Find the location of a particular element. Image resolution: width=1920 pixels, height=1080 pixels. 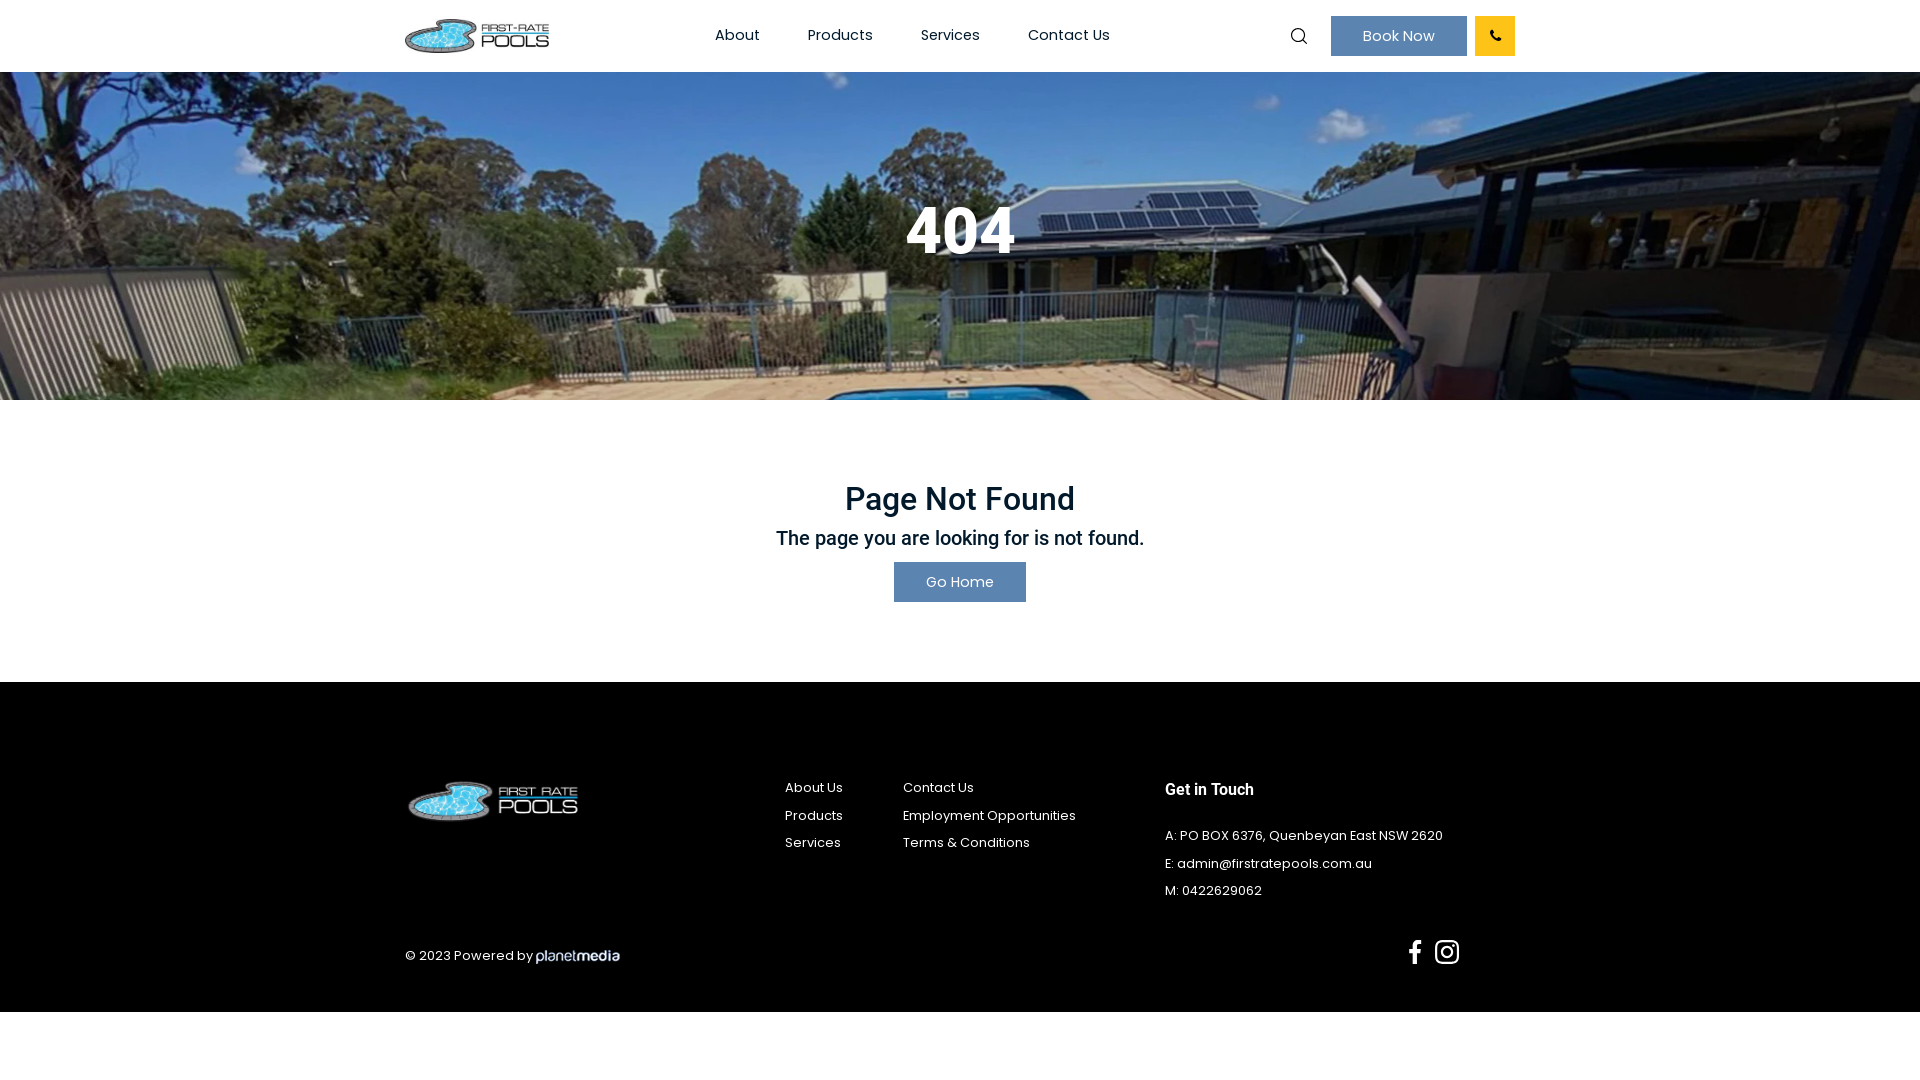

'Facebook' is located at coordinates (1414, 951).